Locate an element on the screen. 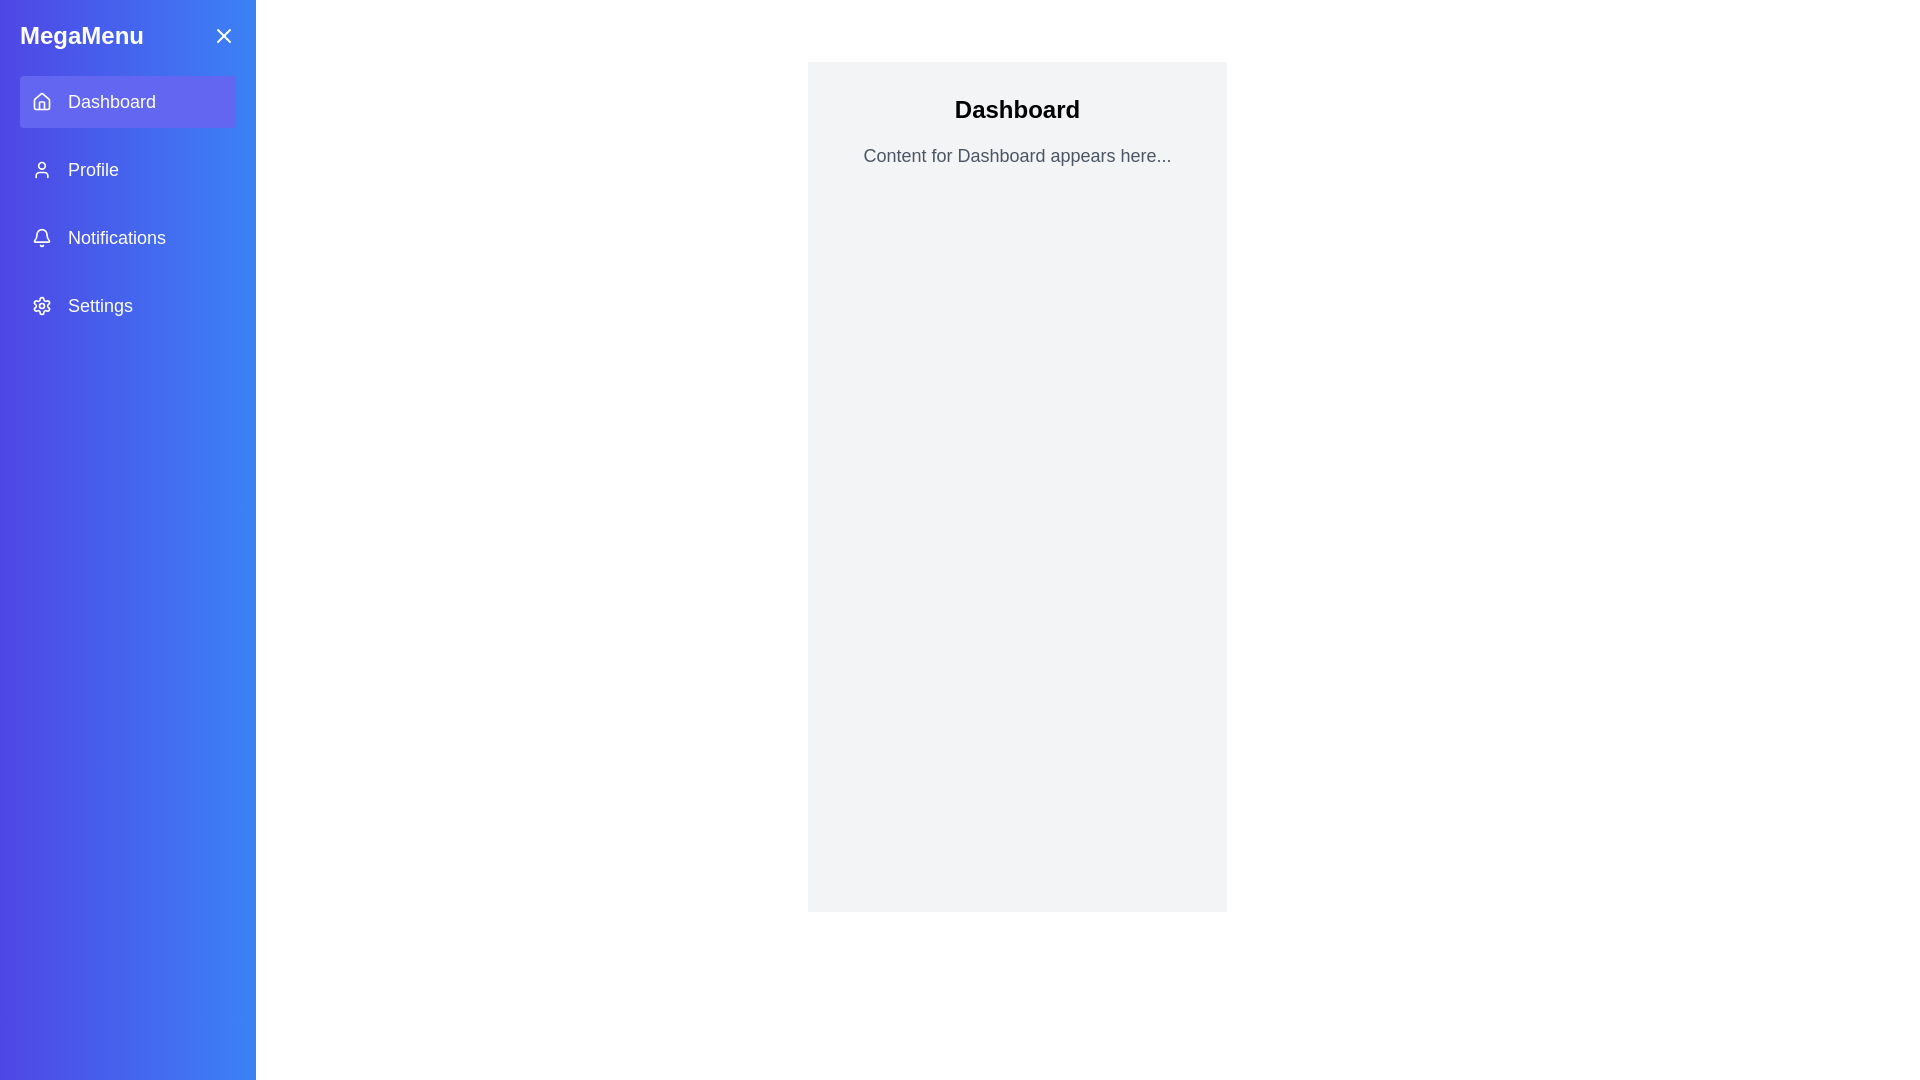 This screenshot has height=1080, width=1920. the cogwheel icon indicating the 'Settings' option in the navigation menu via keyboard navigation for accessibility is located at coordinates (42, 305).